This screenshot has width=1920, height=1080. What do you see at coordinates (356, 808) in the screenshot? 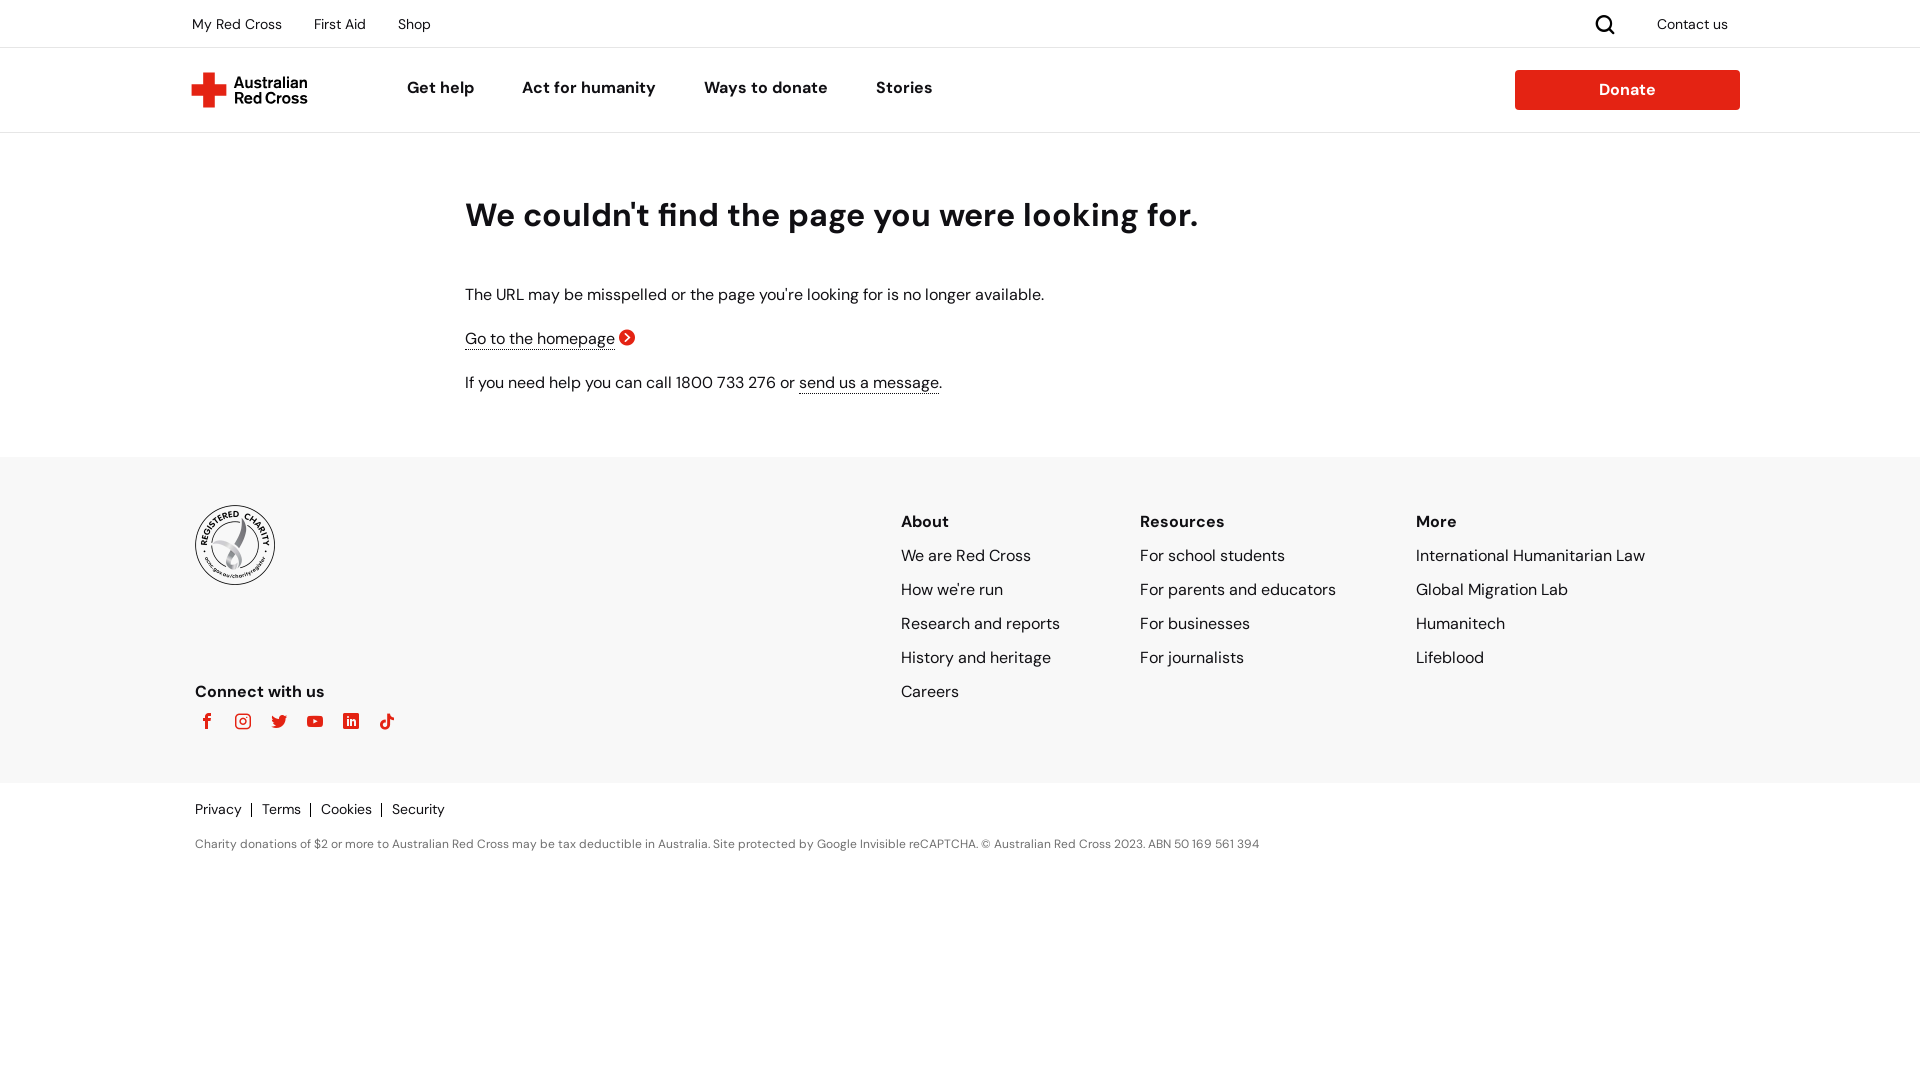
I see `'Cookies'` at bounding box center [356, 808].